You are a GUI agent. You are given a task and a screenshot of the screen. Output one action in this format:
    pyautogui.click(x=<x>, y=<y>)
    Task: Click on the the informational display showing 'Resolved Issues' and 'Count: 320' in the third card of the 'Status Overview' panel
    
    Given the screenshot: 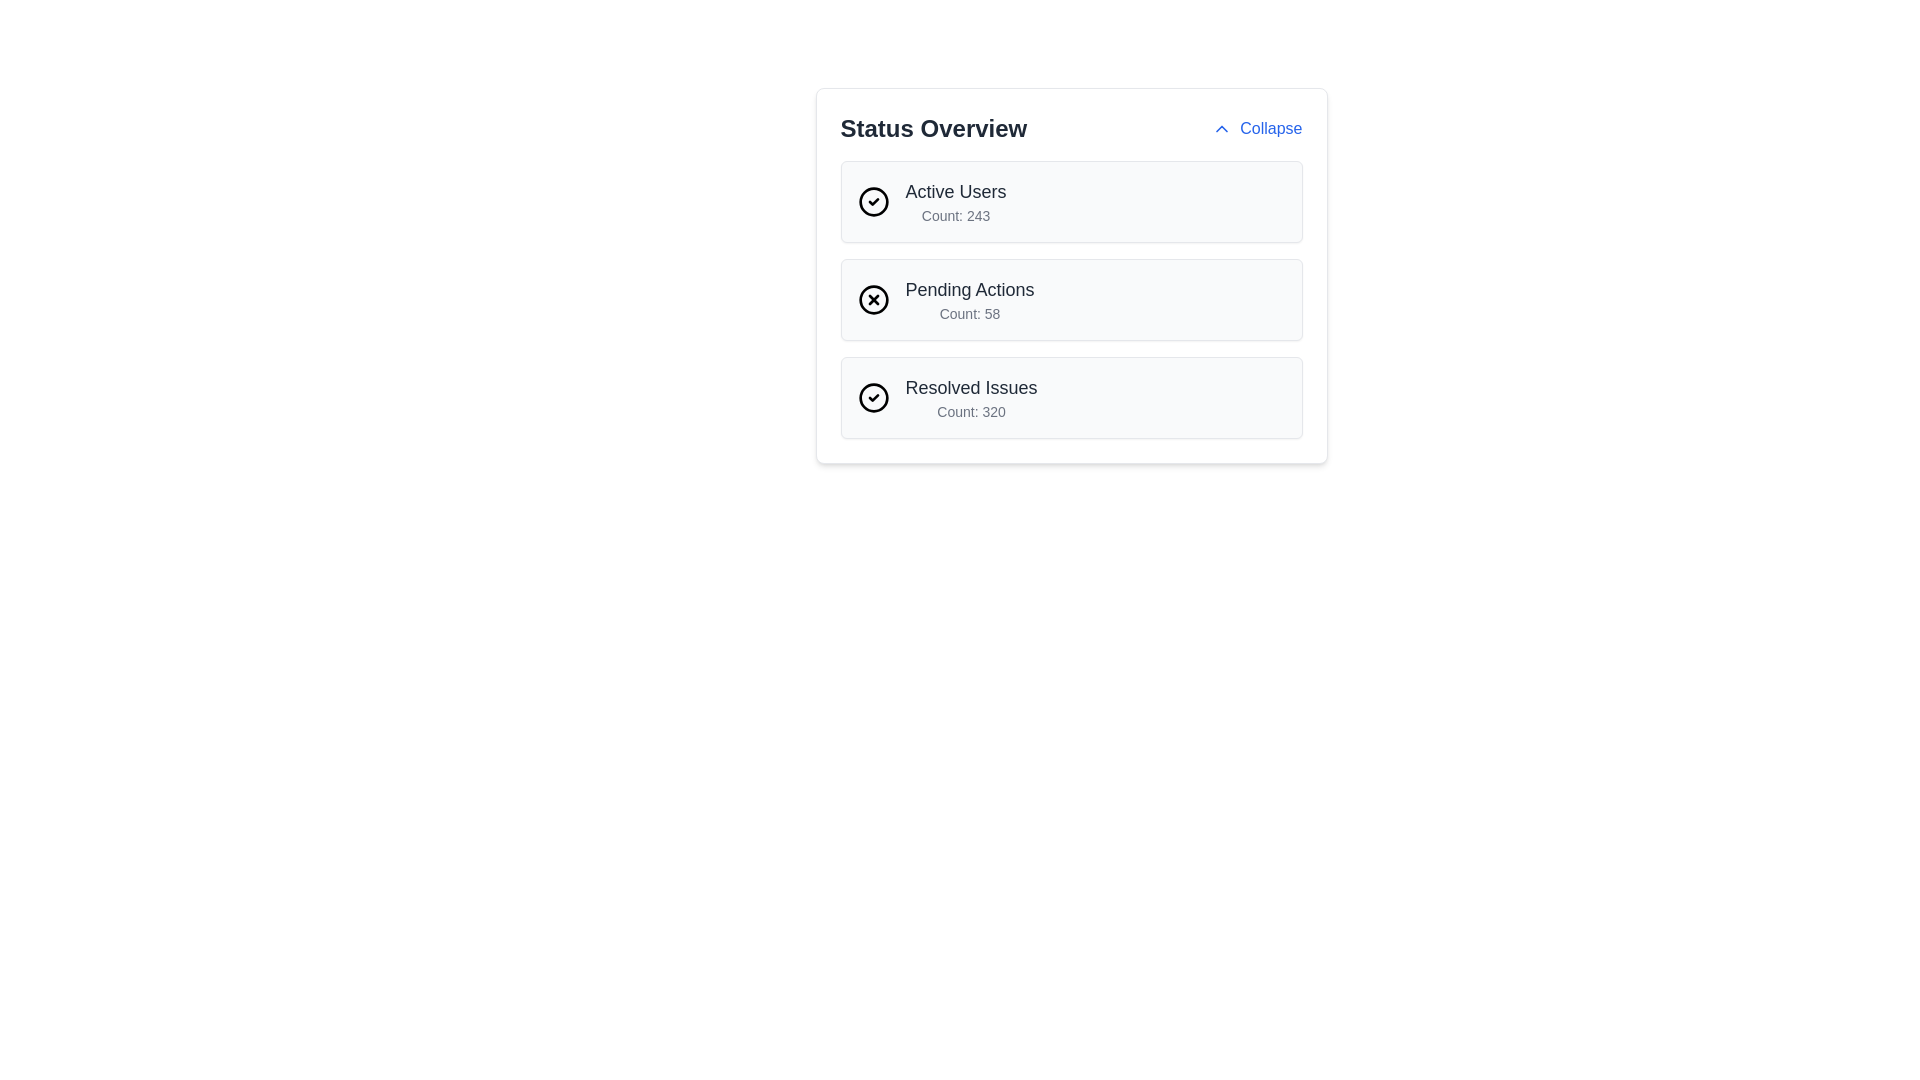 What is the action you would take?
    pyautogui.click(x=971, y=397)
    